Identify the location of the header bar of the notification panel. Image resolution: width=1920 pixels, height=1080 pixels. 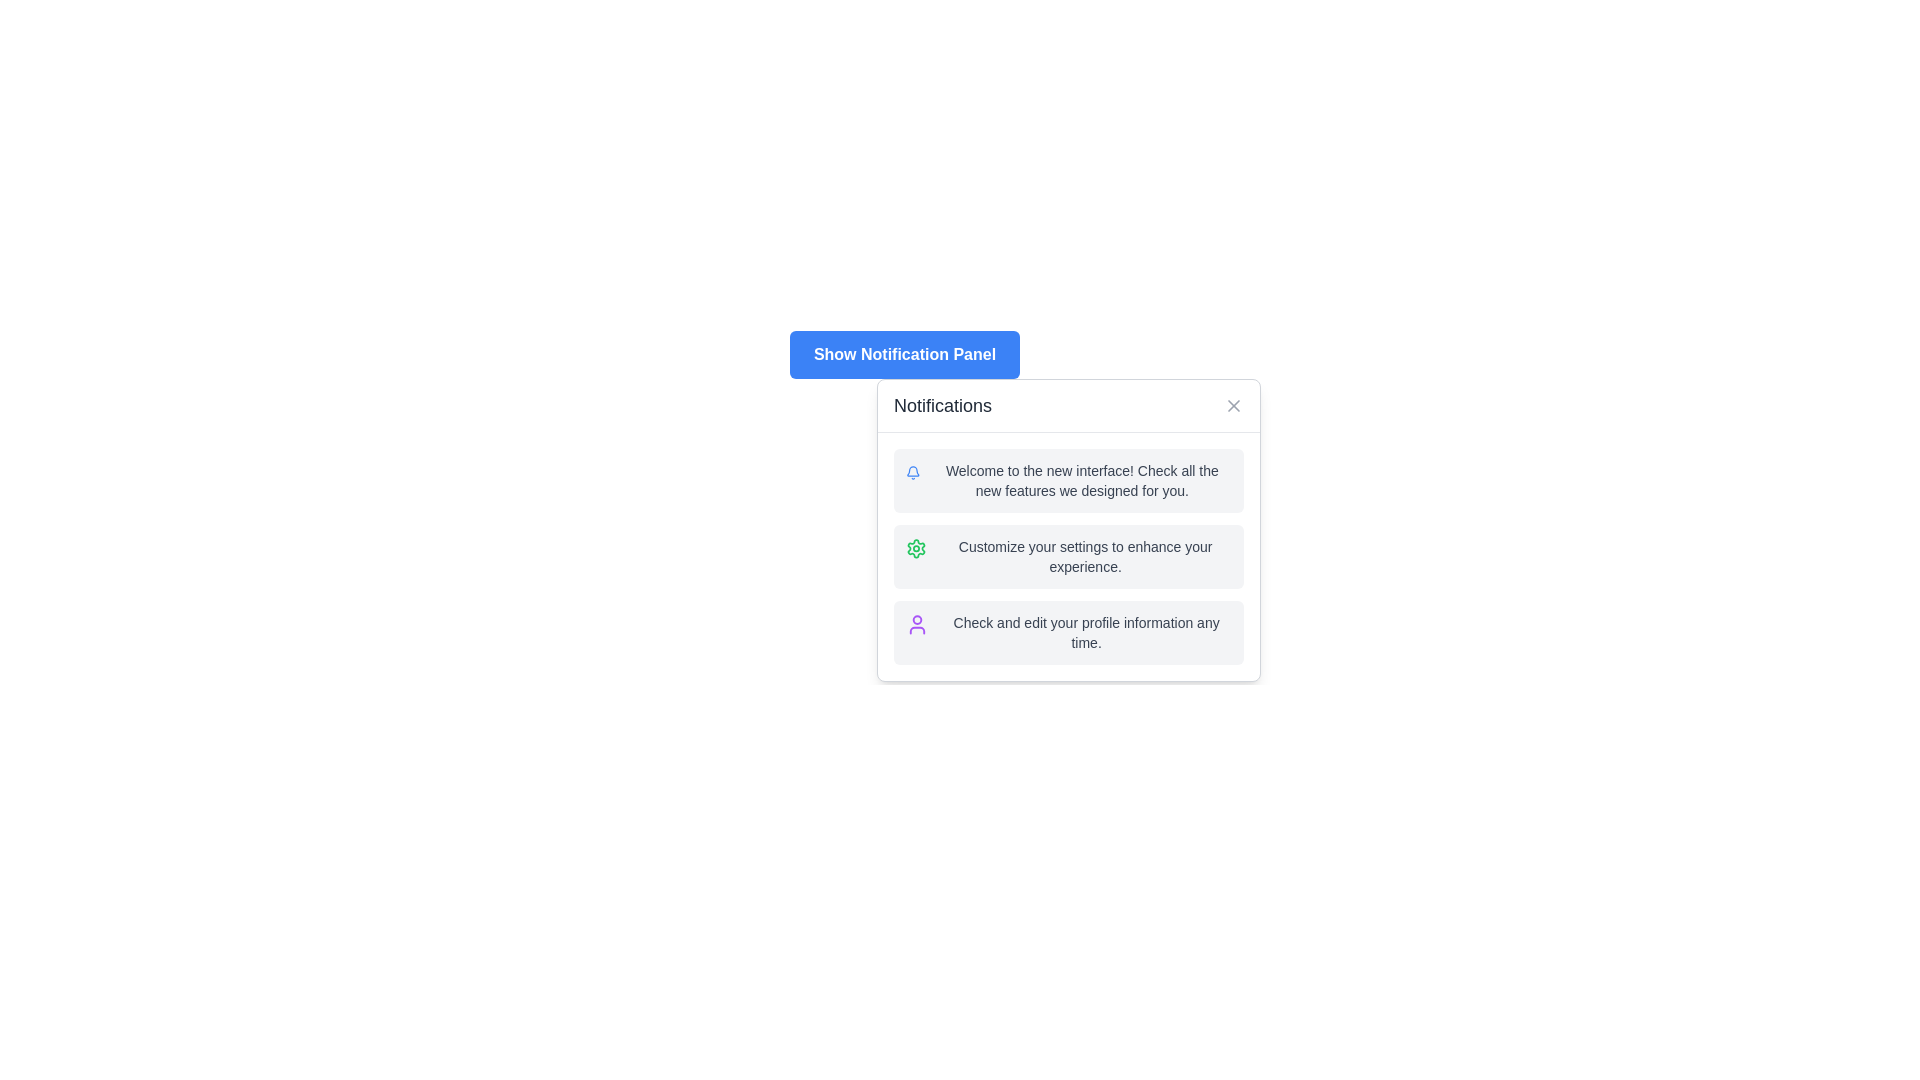
(1068, 405).